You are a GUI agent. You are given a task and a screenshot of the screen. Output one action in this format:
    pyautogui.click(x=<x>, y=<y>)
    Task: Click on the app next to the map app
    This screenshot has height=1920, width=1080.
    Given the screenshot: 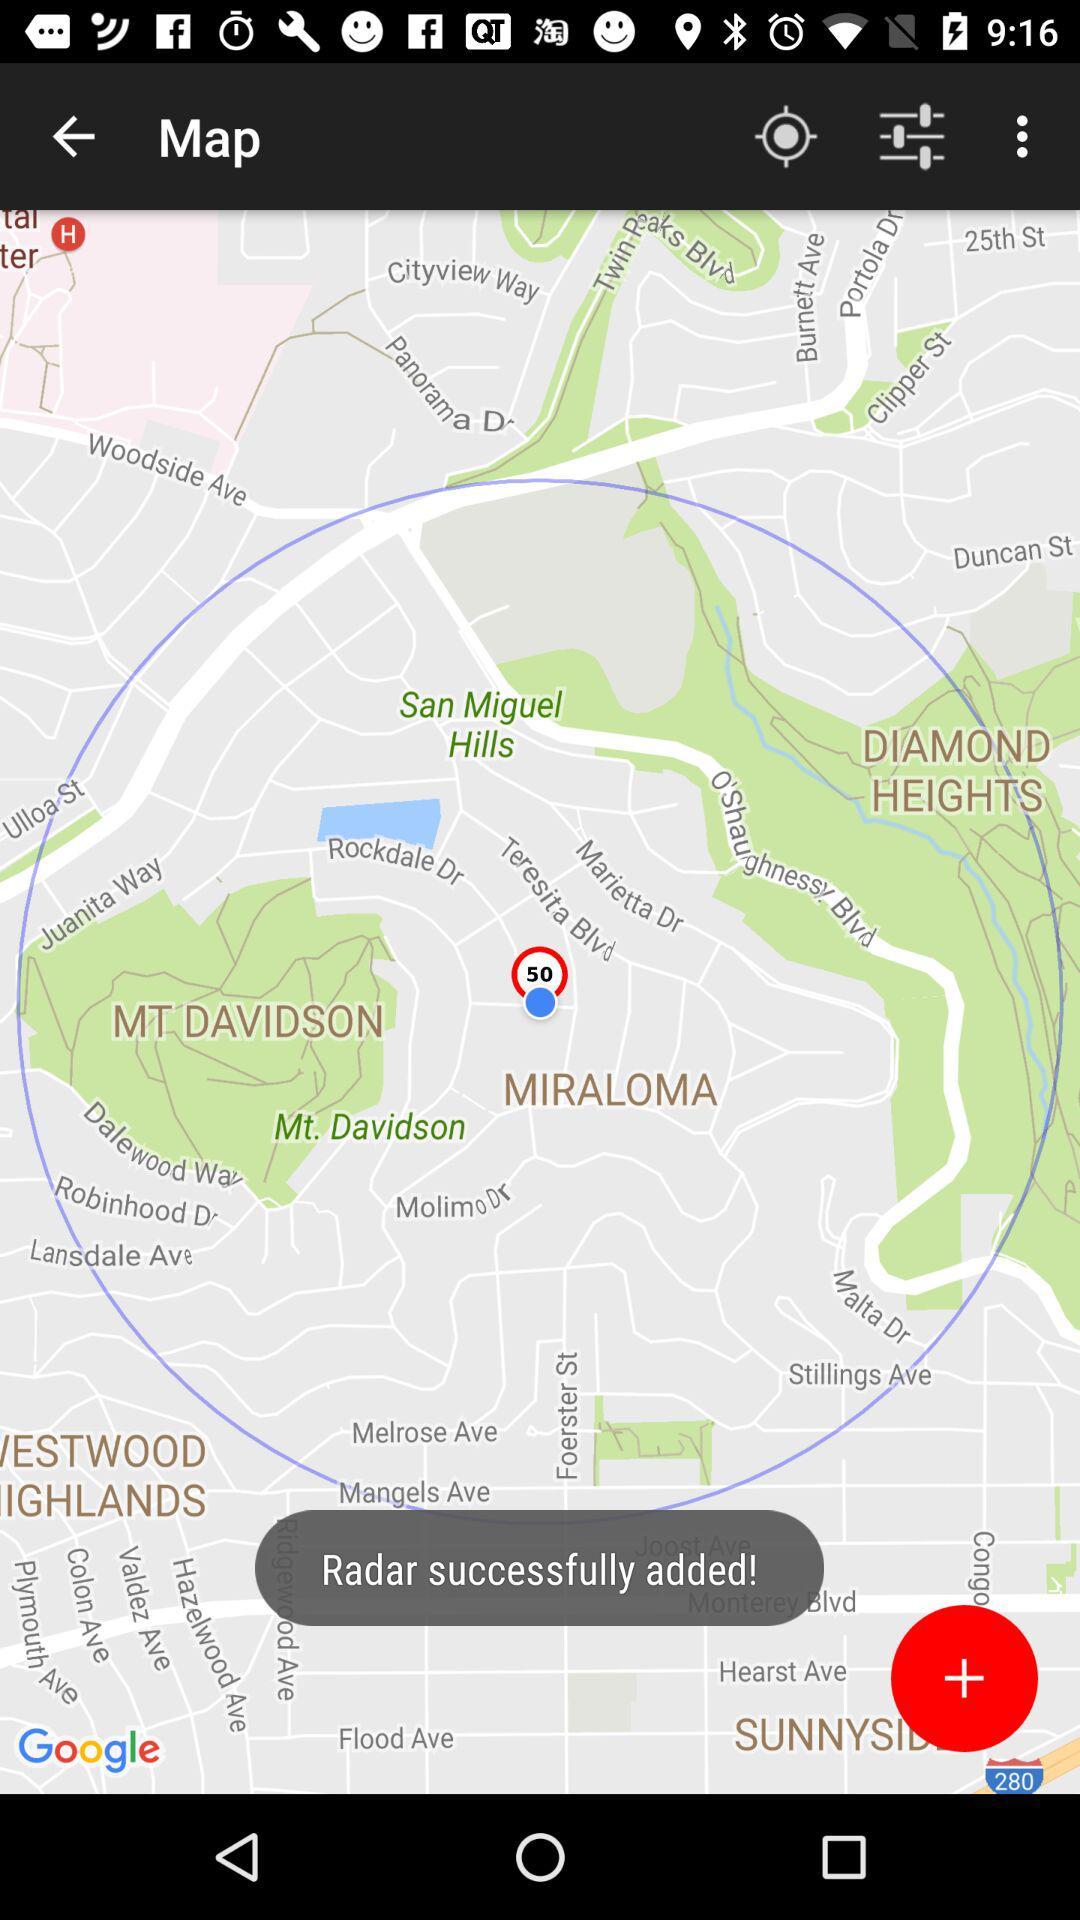 What is the action you would take?
    pyautogui.click(x=785, y=135)
    